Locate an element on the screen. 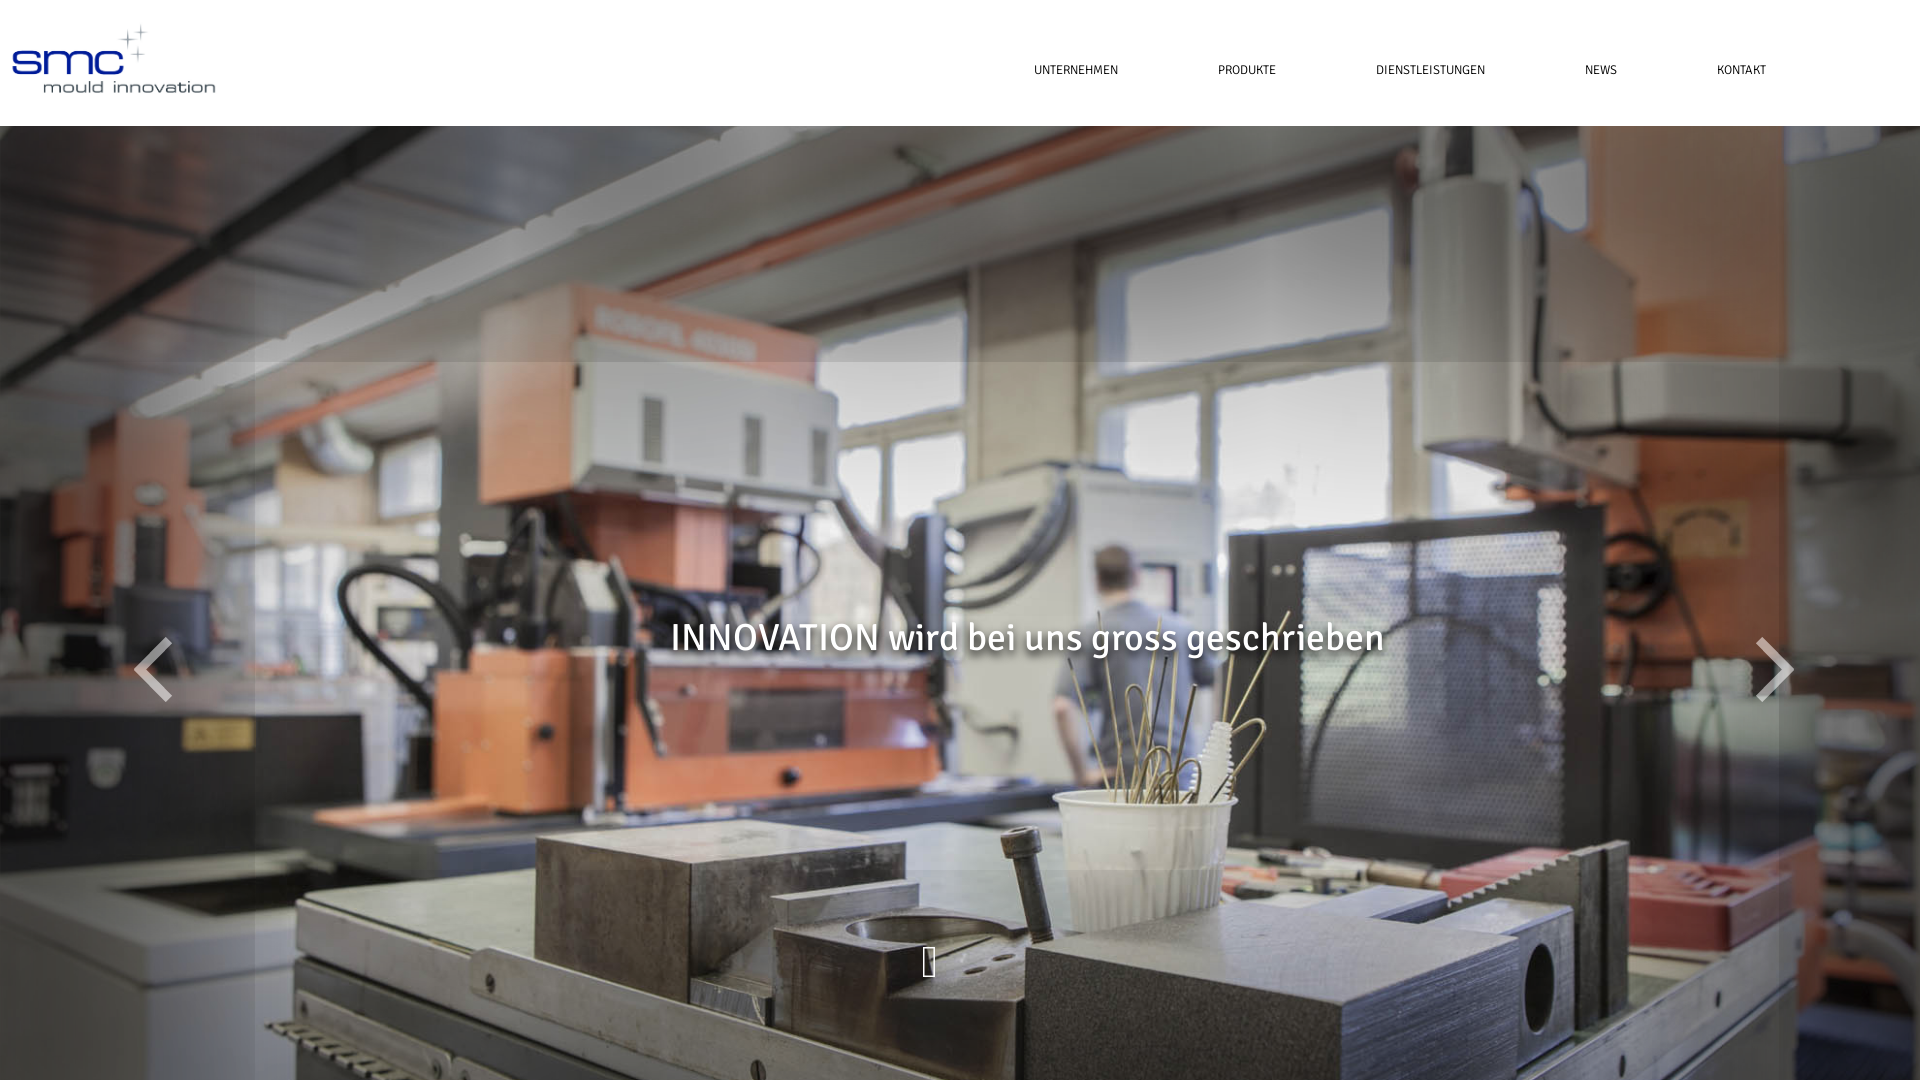 Image resolution: width=1920 pixels, height=1080 pixels. 'PRODUKTE' is located at coordinates (1246, 68).